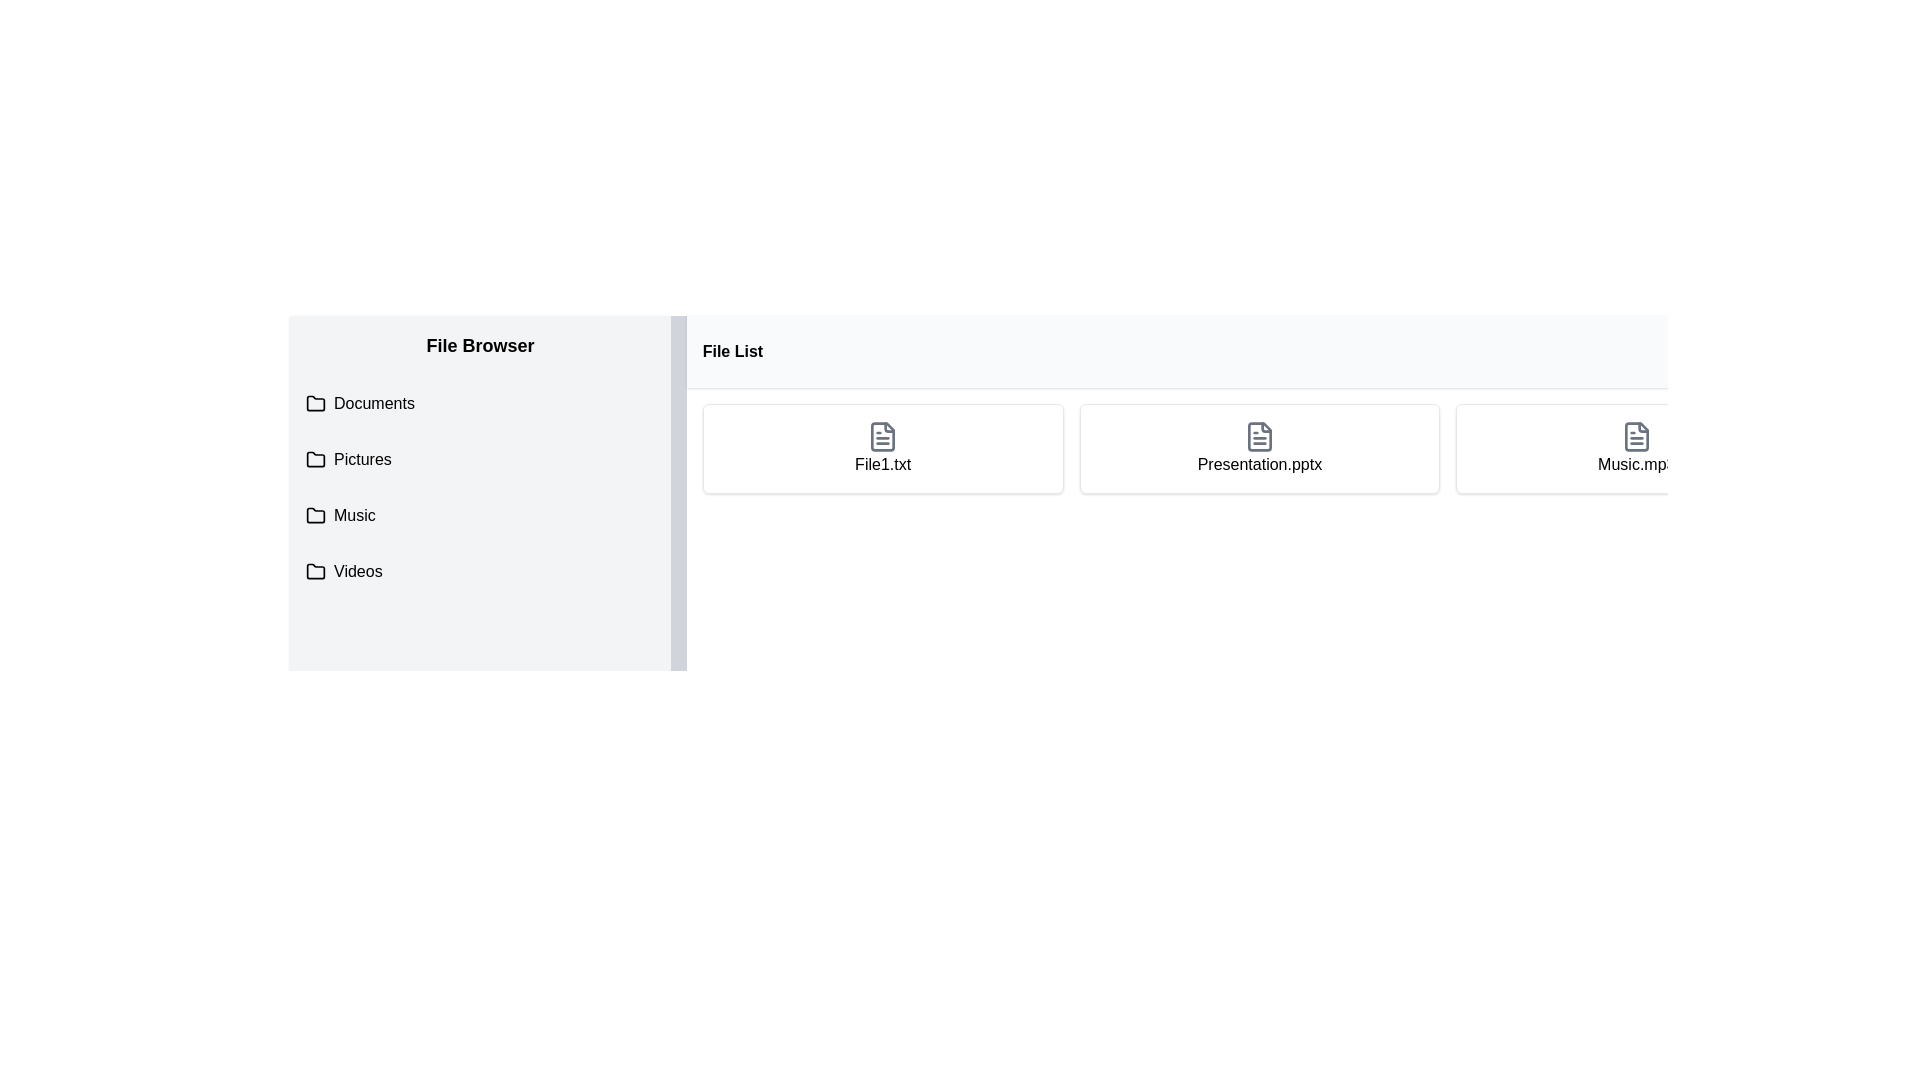 This screenshot has height=1080, width=1920. Describe the element at coordinates (374, 404) in the screenshot. I see `the text label displaying 'Documents' in the 'File Browser' panel, which is aligned horizontally next to a folder icon and is the first item in the list` at that location.